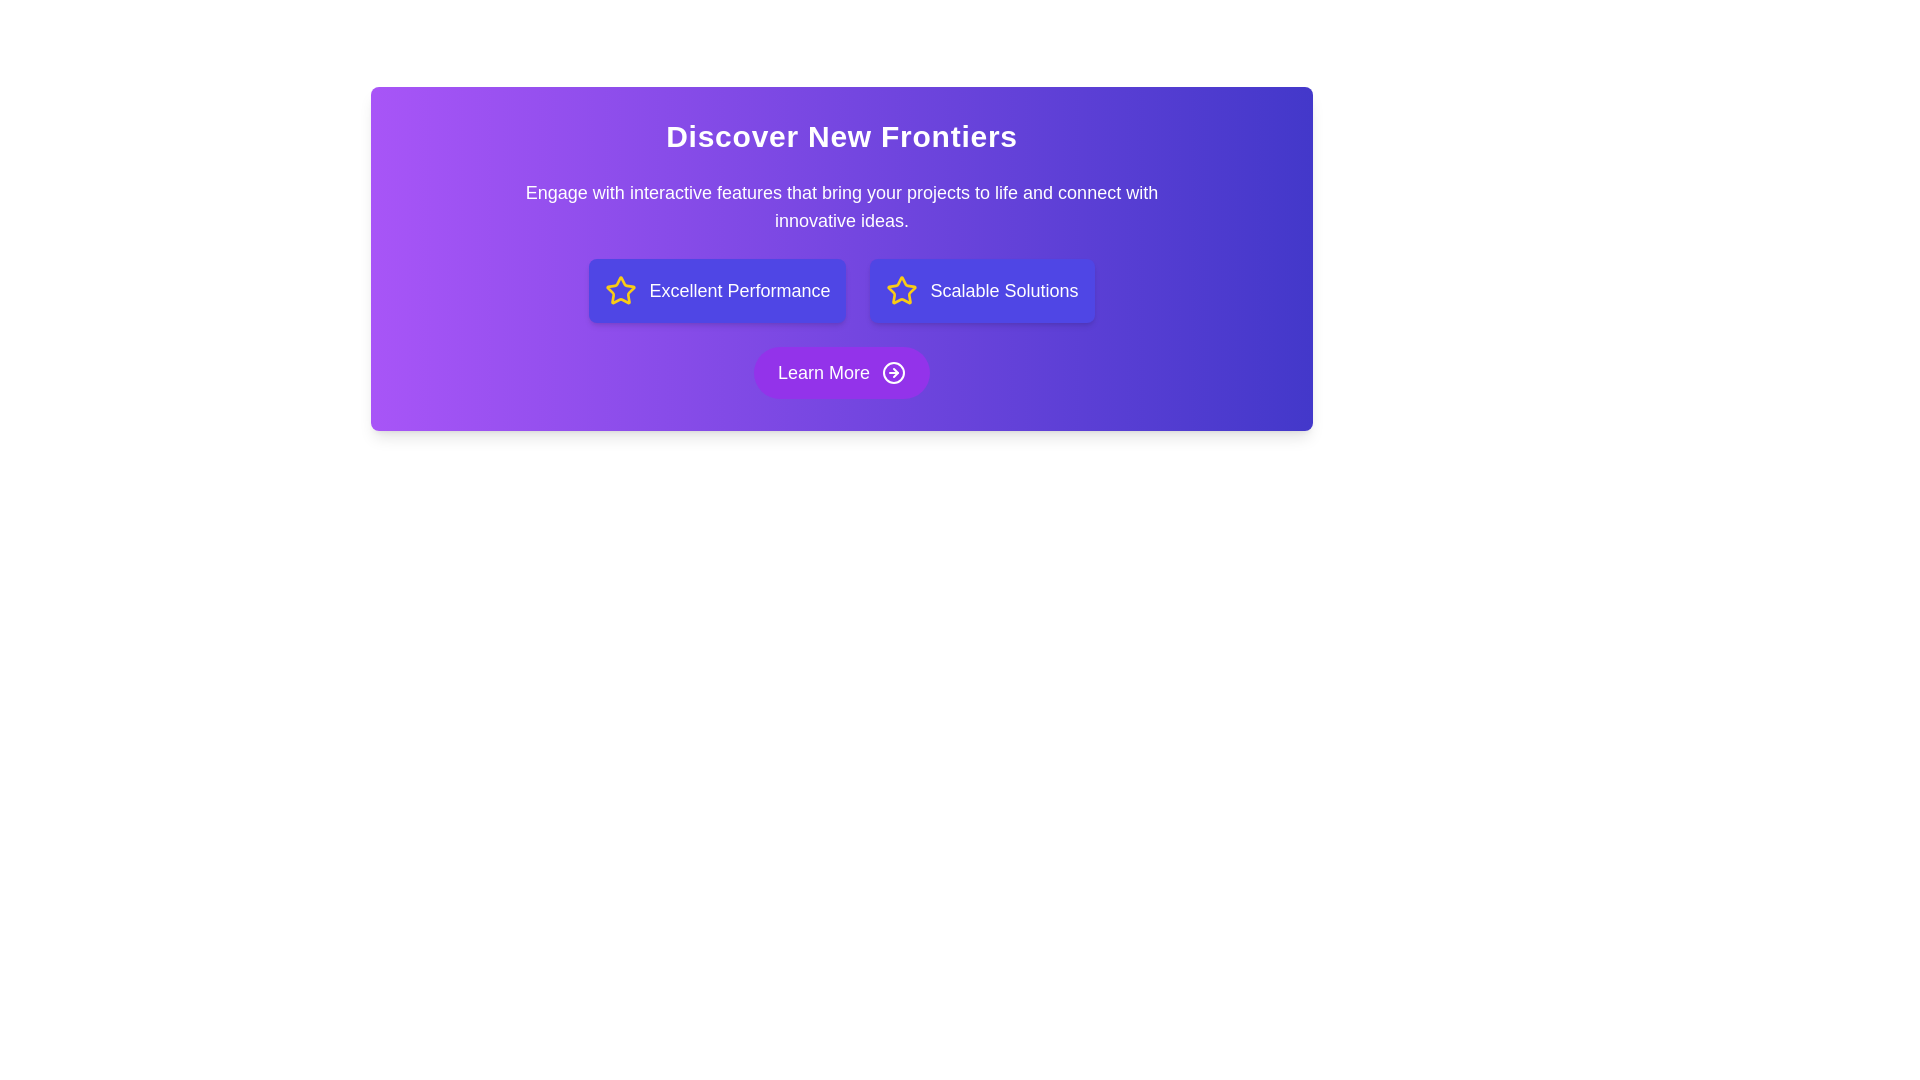  Describe the element at coordinates (620, 290) in the screenshot. I see `the star icon associated with the 'Excellent Performance' button, which emphasizes quality or rating, located to the left of the button's text` at that location.